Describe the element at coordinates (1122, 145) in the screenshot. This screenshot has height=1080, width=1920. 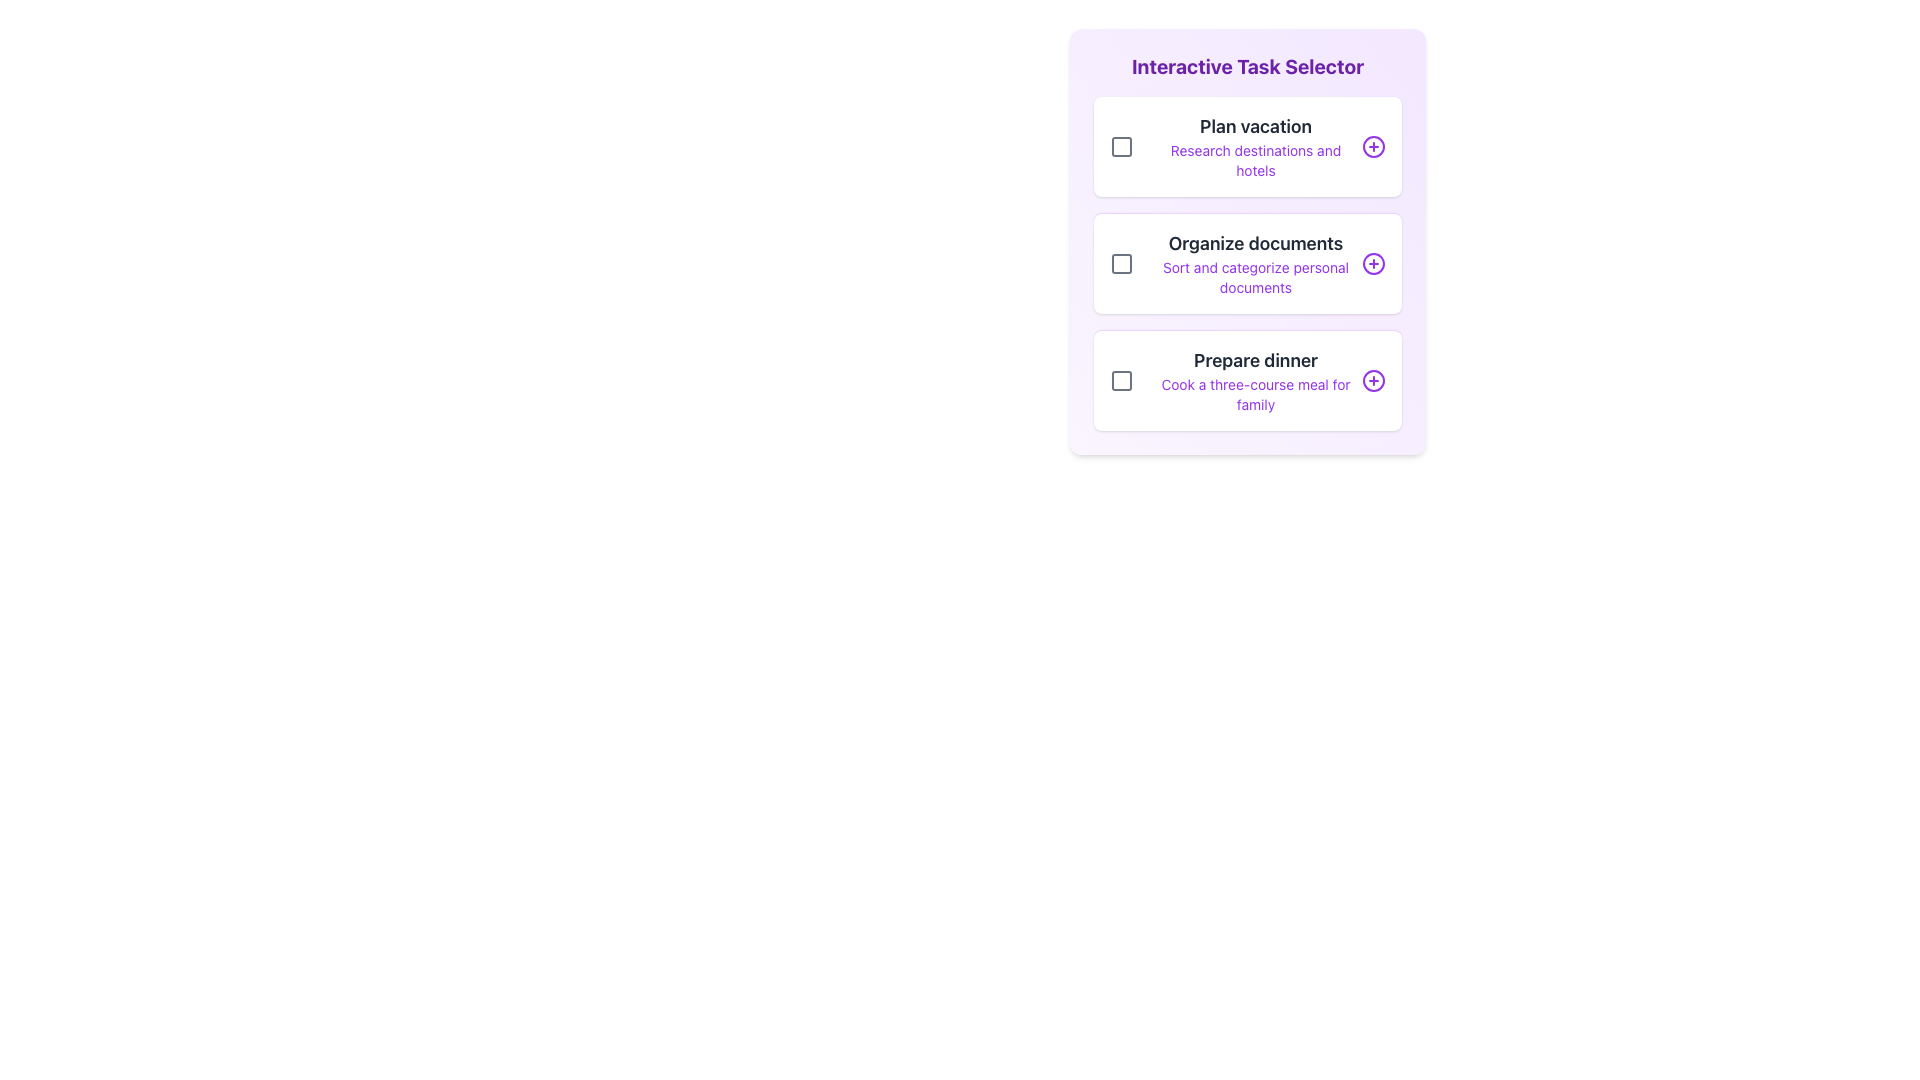
I see `the checkbox next to the bold text 'Plan vacation' to mark it as checked` at that location.